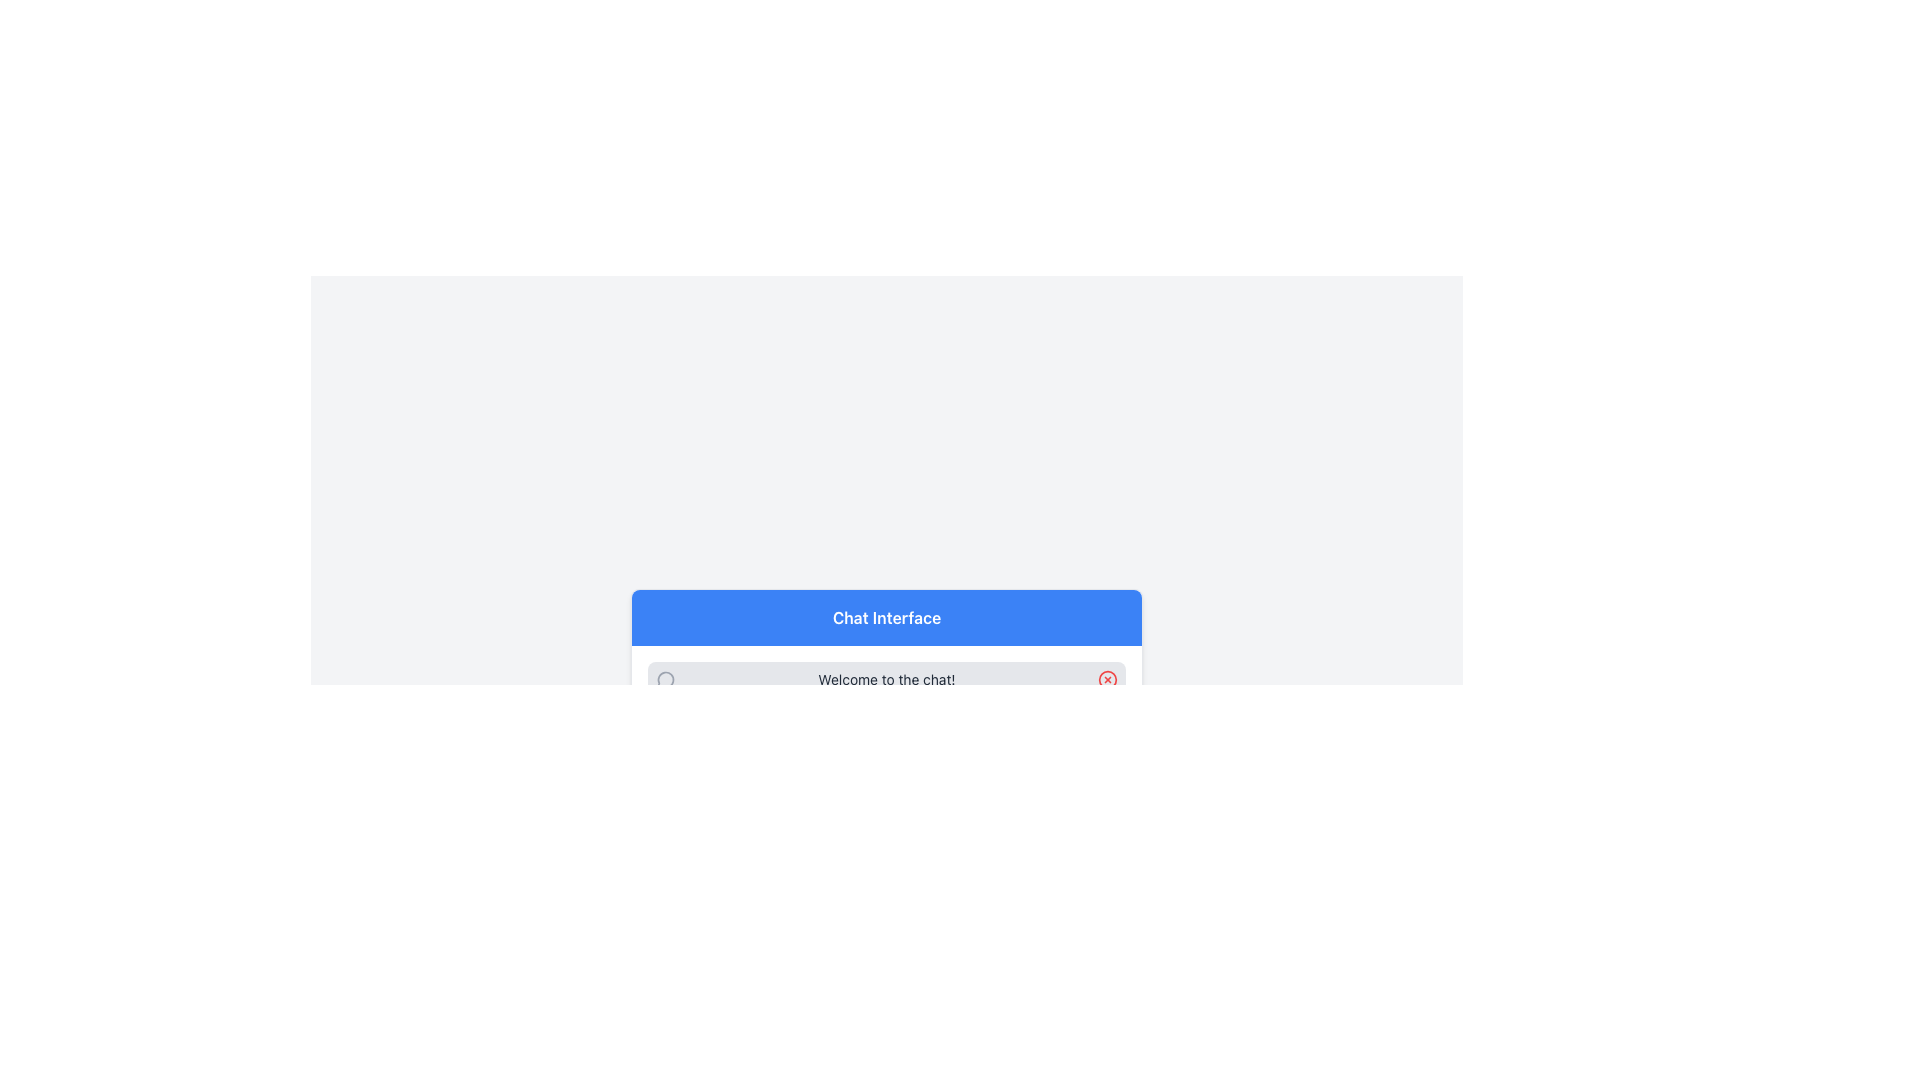 This screenshot has width=1920, height=1080. What do you see at coordinates (886, 616) in the screenshot?
I see `the static text header at the top of the chat interface, which serves as the title for the section` at bounding box center [886, 616].